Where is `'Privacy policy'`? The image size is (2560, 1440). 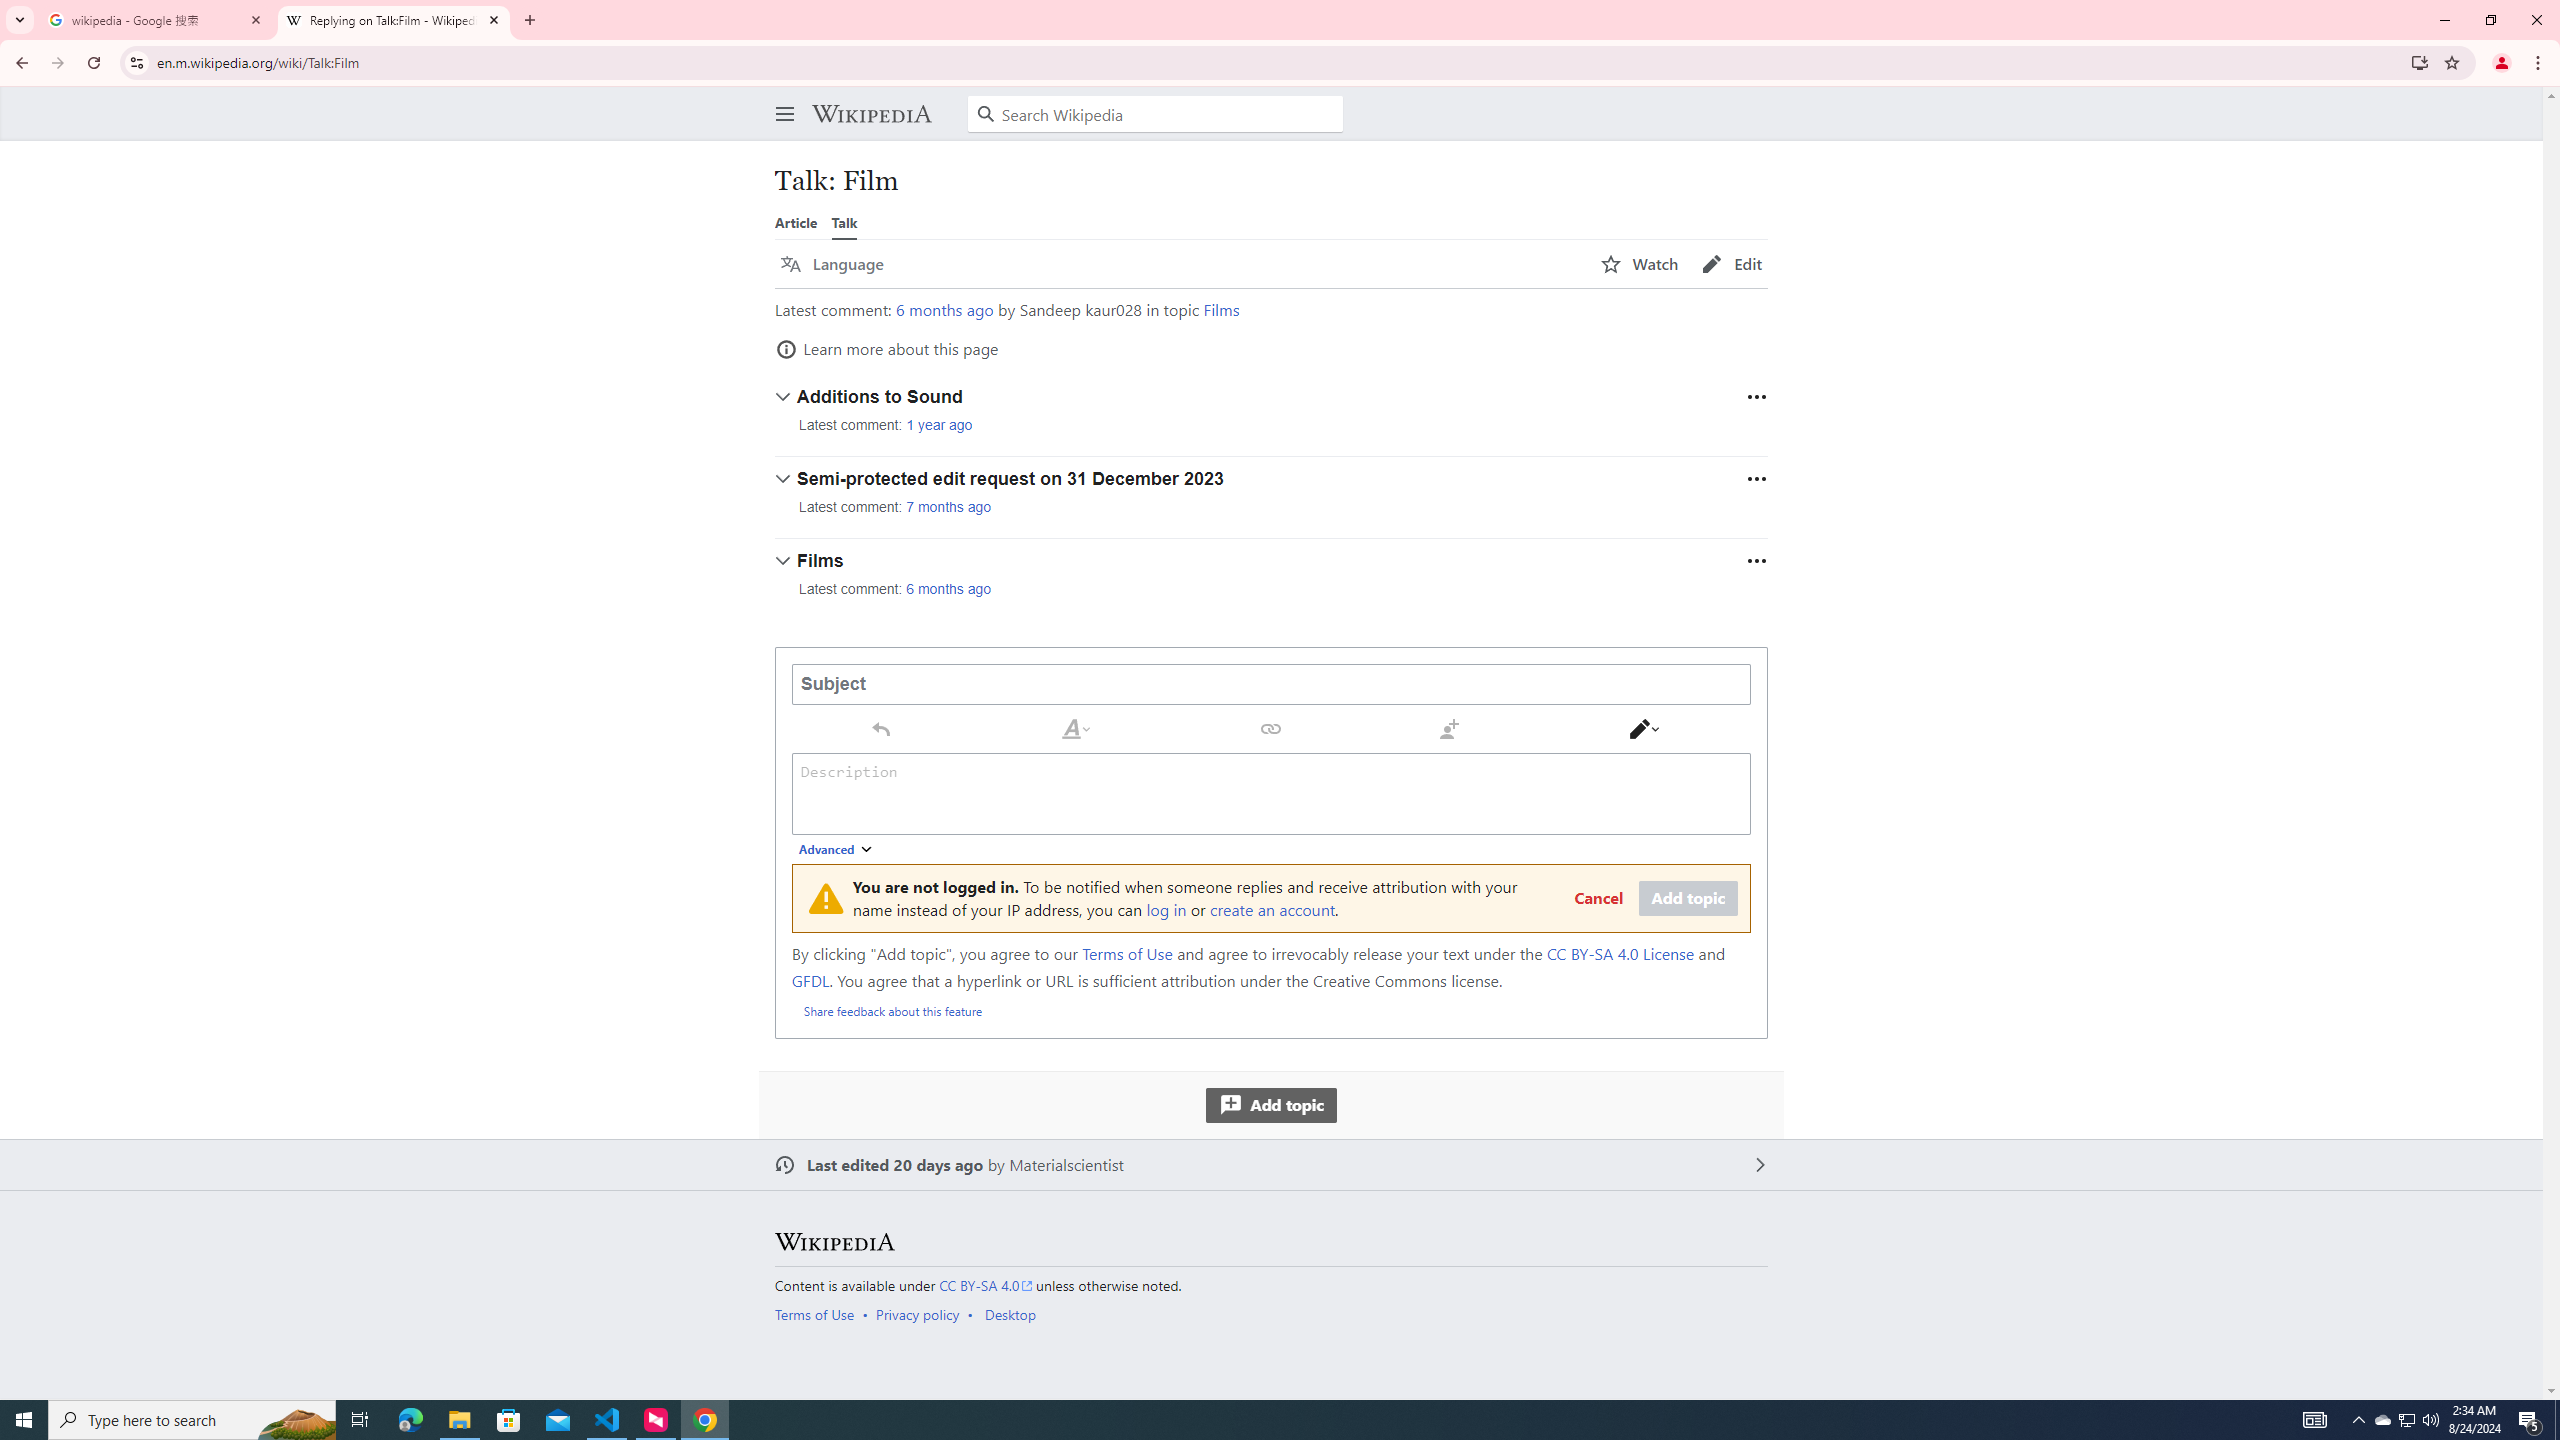 'Privacy policy' is located at coordinates (917, 1313).